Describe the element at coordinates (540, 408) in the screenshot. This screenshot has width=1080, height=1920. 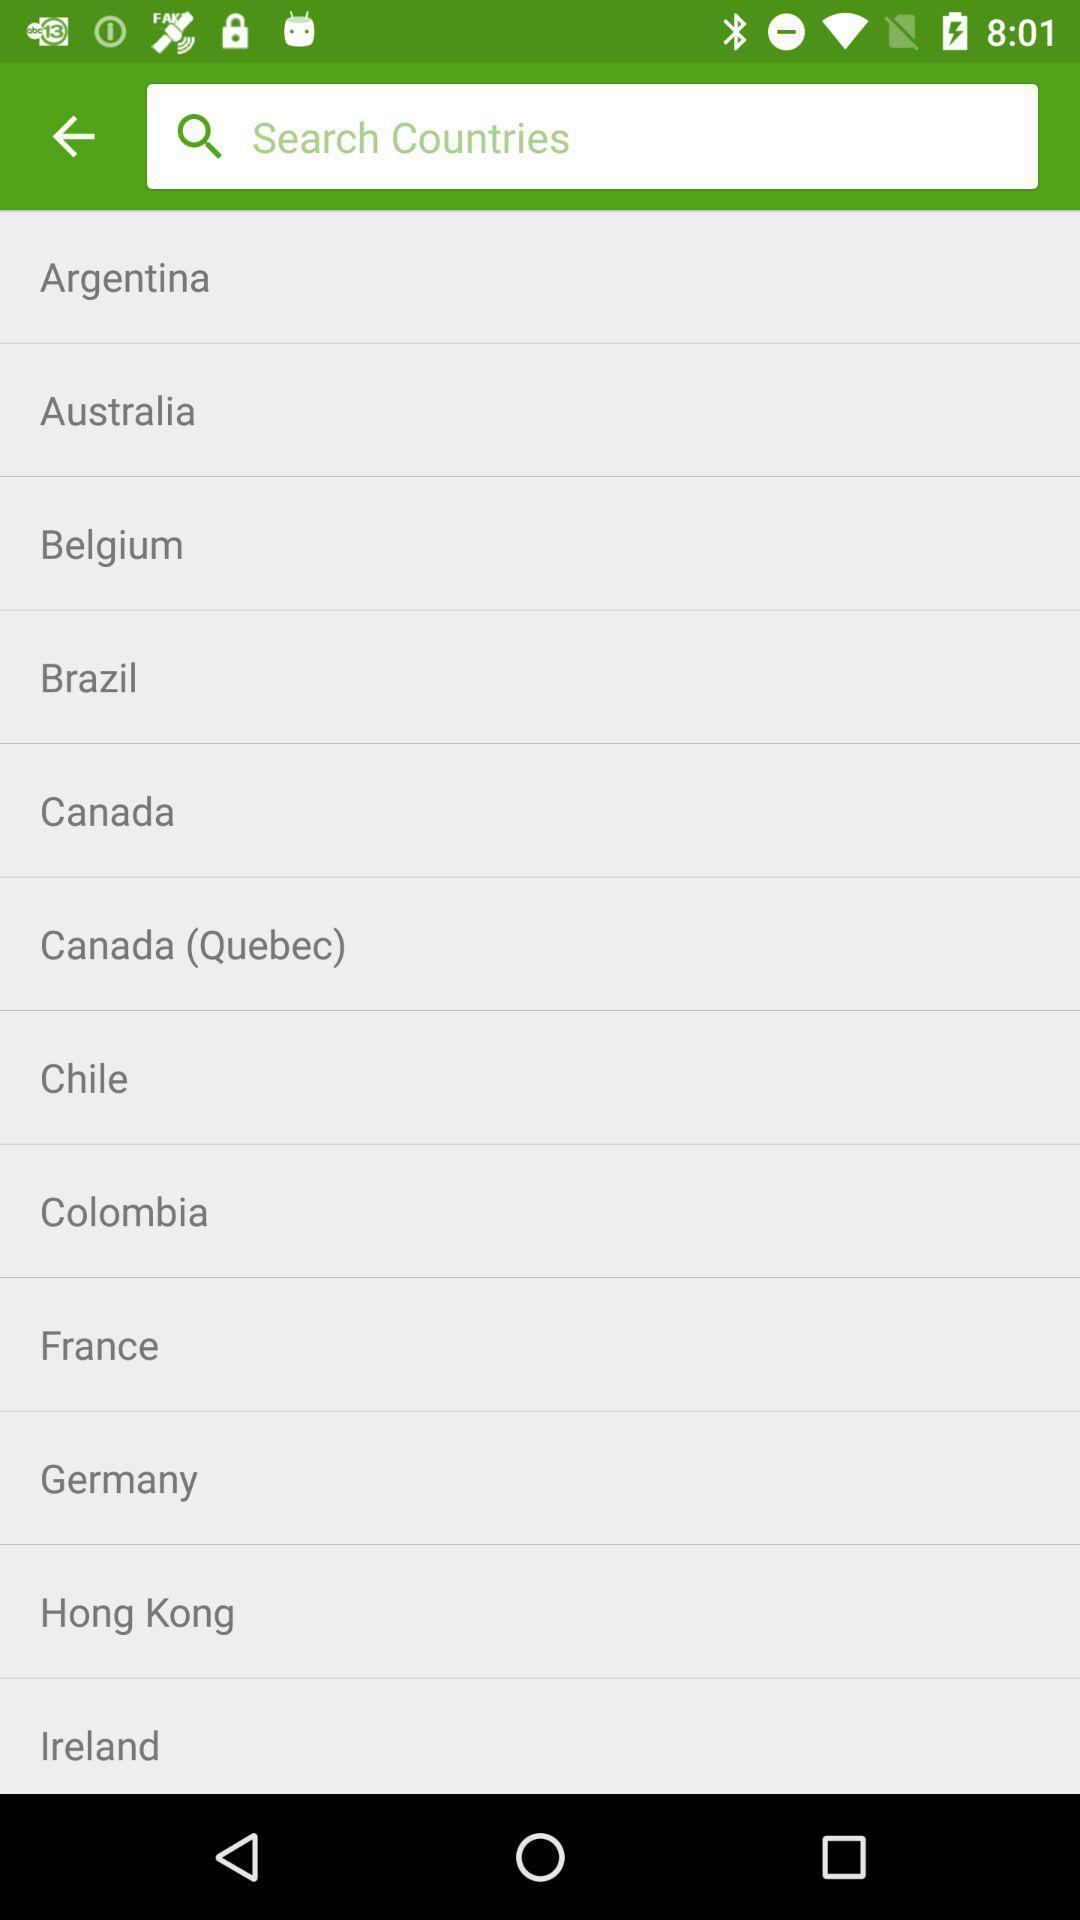
I see `the icon above the belgium item` at that location.